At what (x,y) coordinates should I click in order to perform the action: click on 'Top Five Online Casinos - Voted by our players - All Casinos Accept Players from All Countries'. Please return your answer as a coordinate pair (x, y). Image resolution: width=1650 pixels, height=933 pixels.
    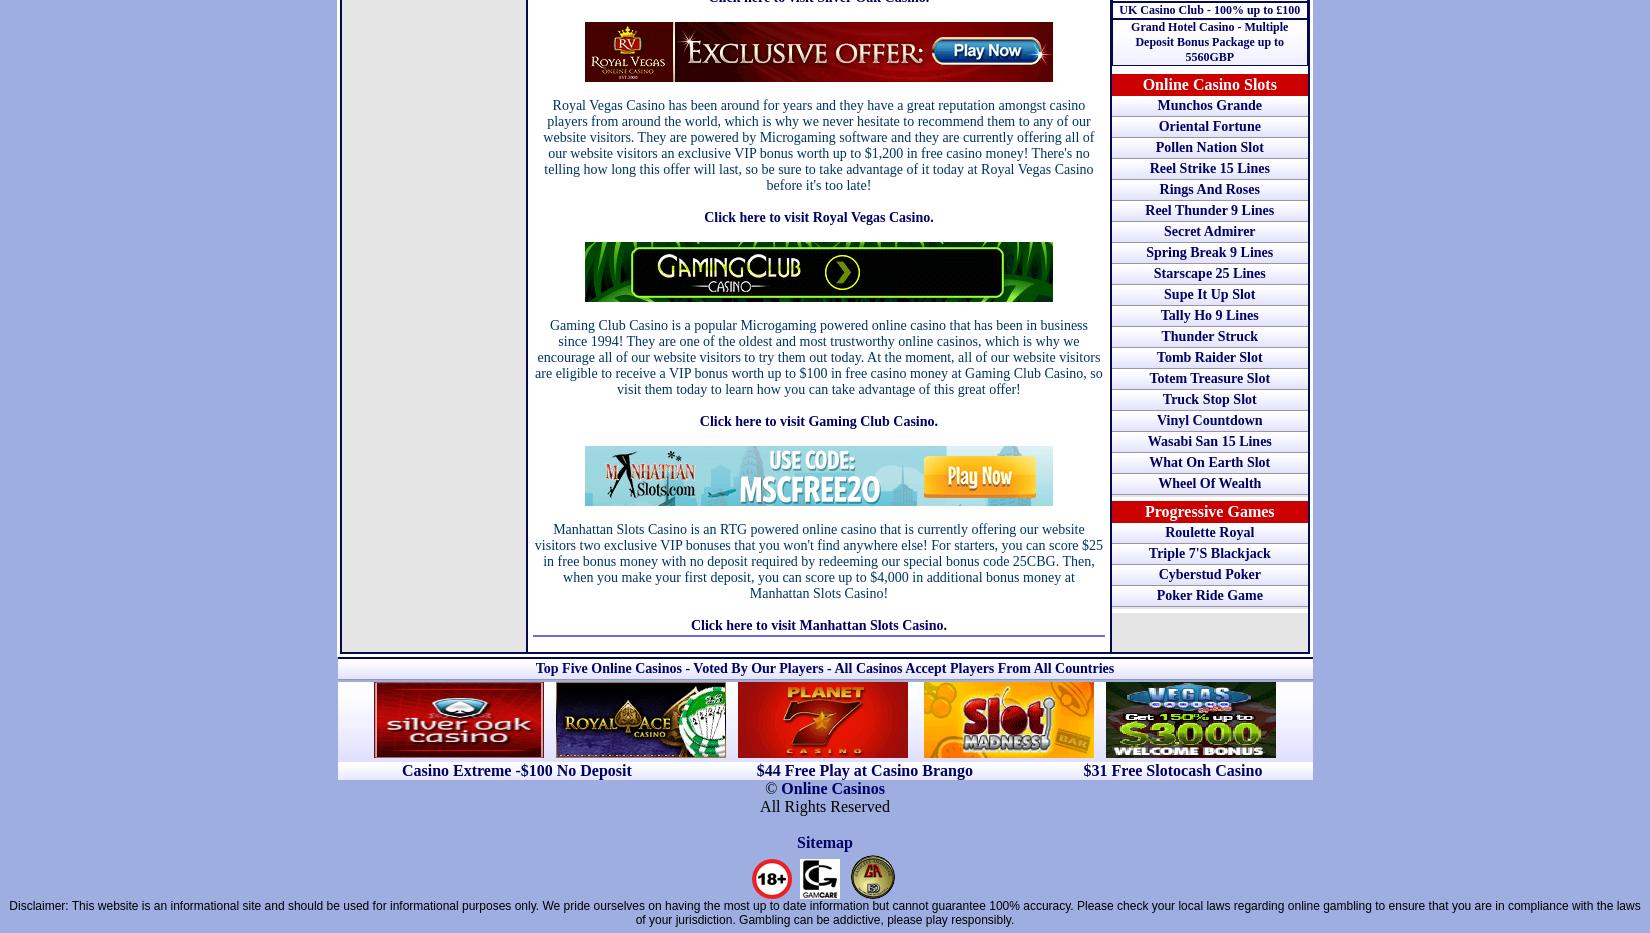
    Looking at the image, I should click on (823, 667).